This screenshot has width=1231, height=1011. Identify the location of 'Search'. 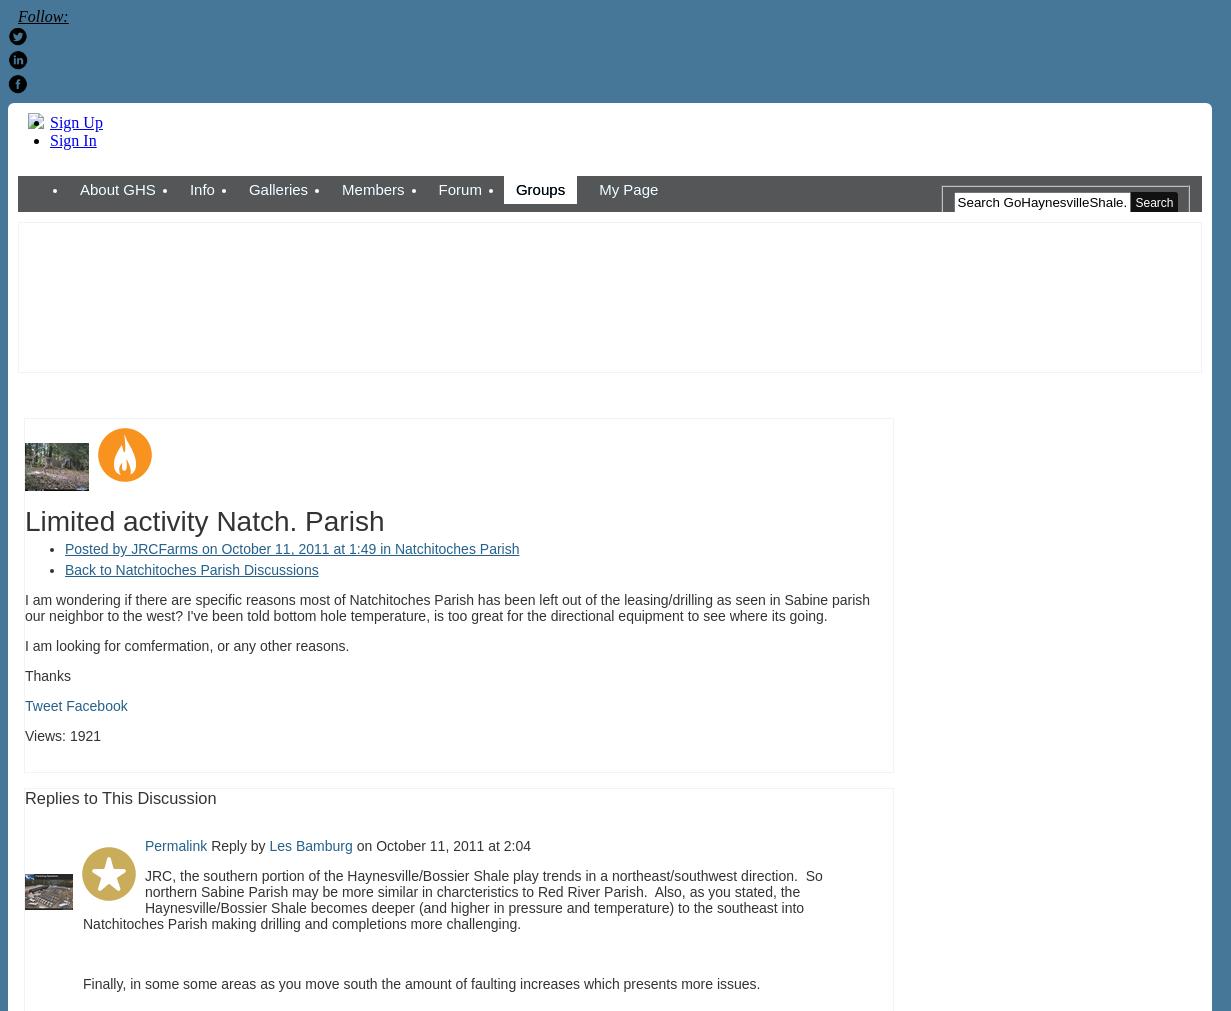
(1152, 201).